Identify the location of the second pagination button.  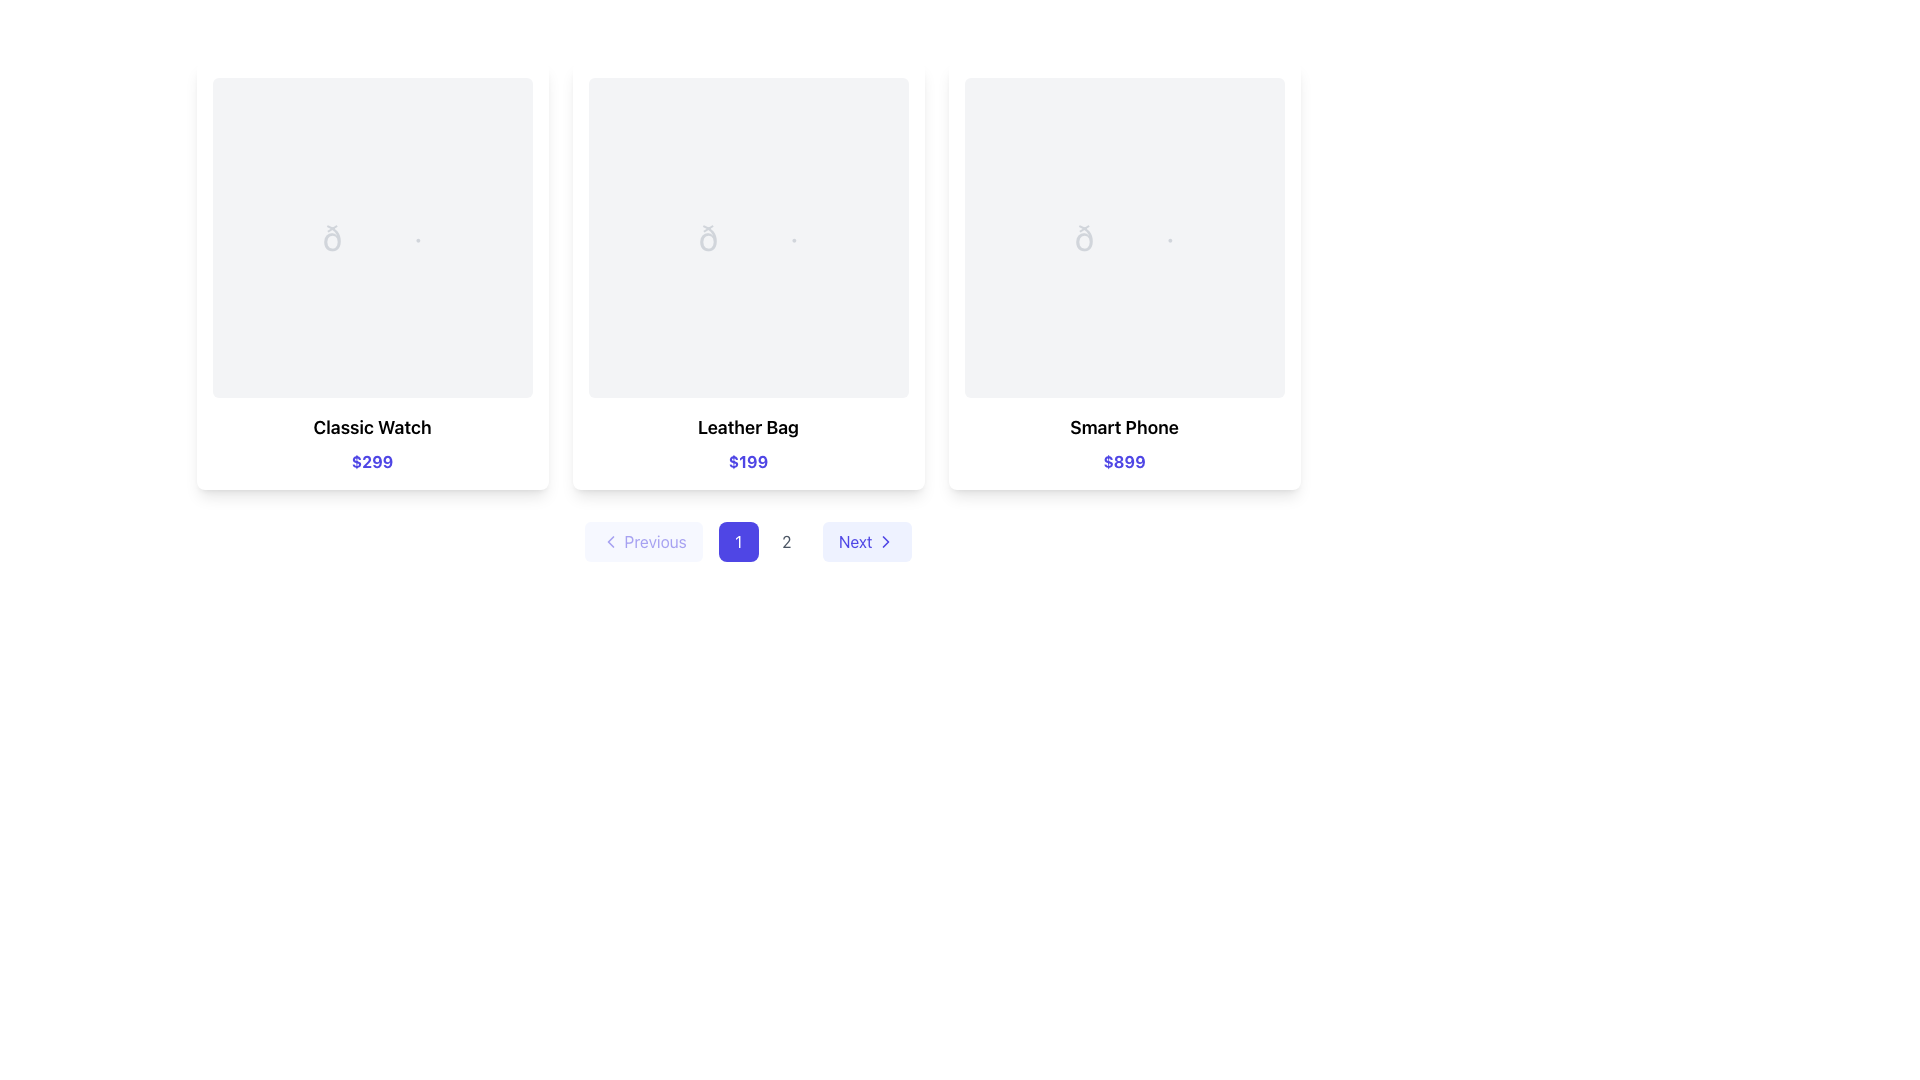
(785, 542).